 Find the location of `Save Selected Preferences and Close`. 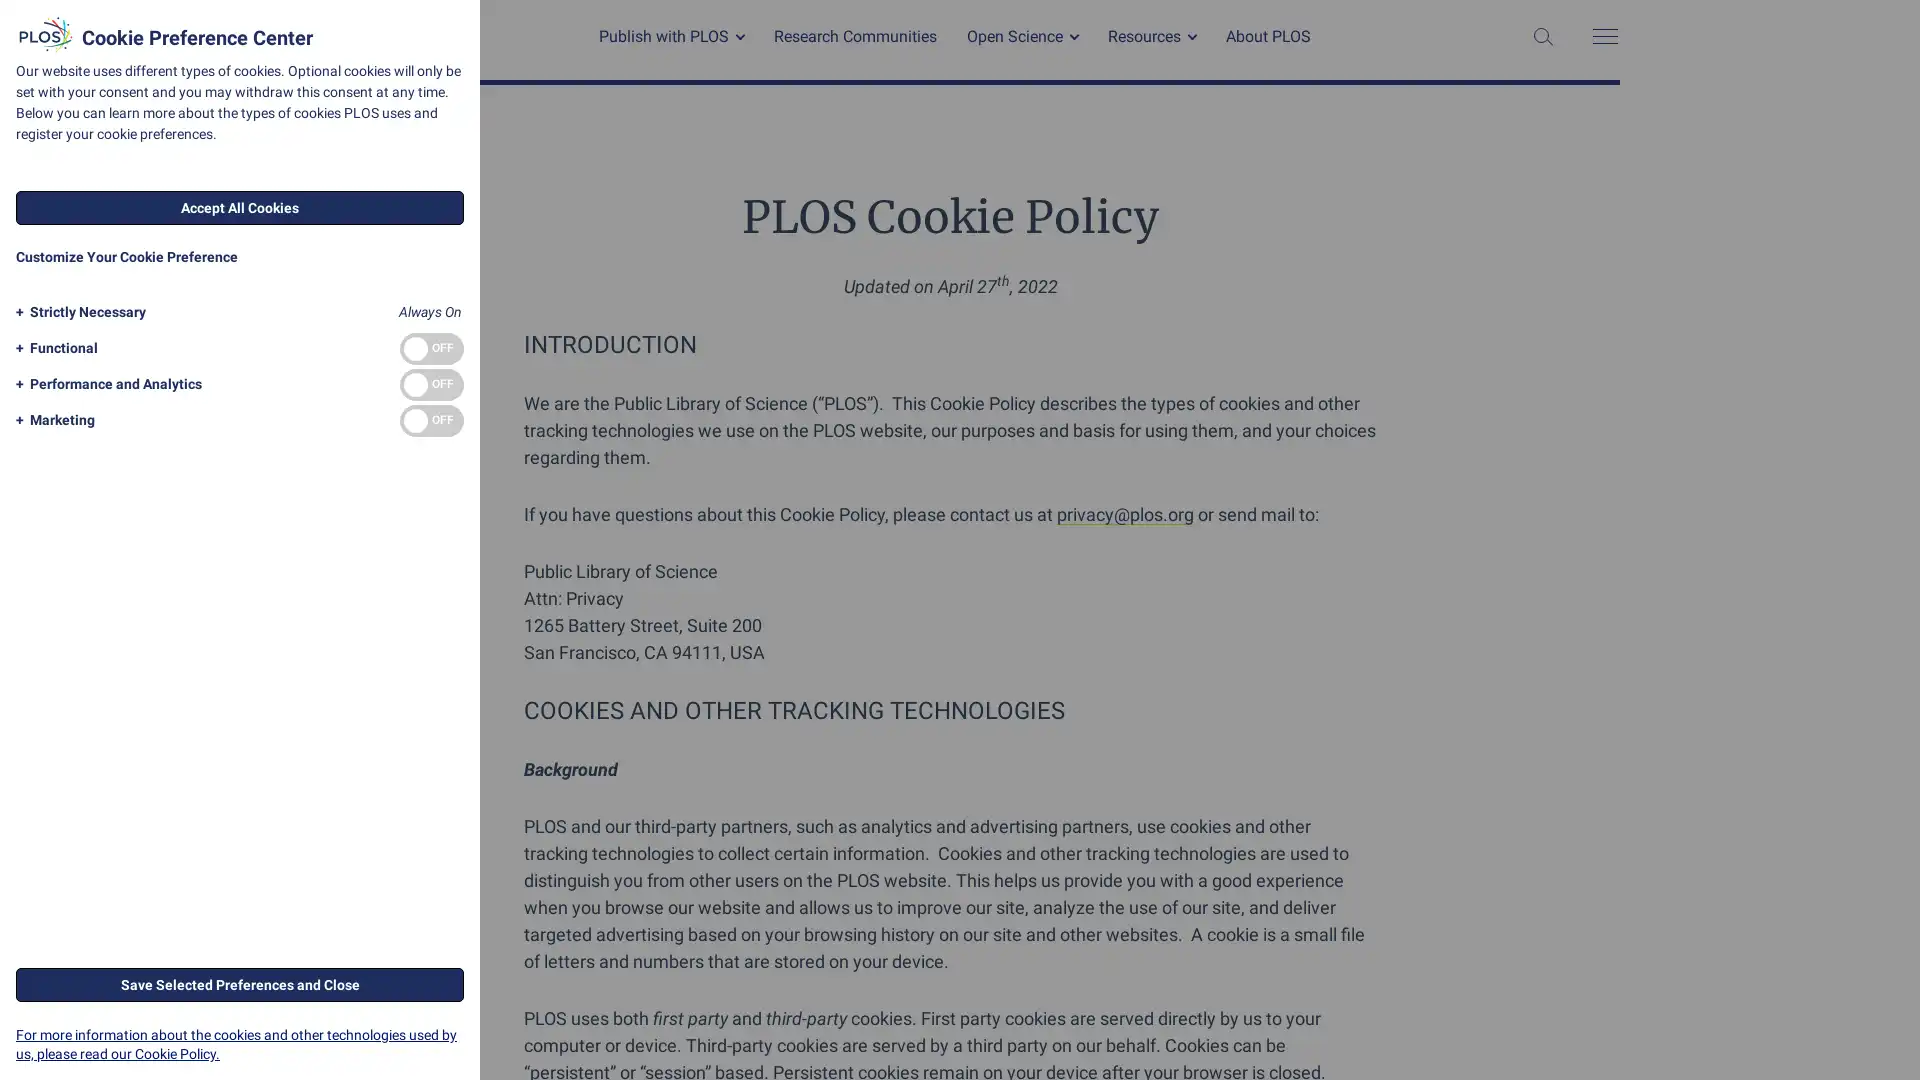

Save Selected Preferences and Close is located at coordinates (240, 982).